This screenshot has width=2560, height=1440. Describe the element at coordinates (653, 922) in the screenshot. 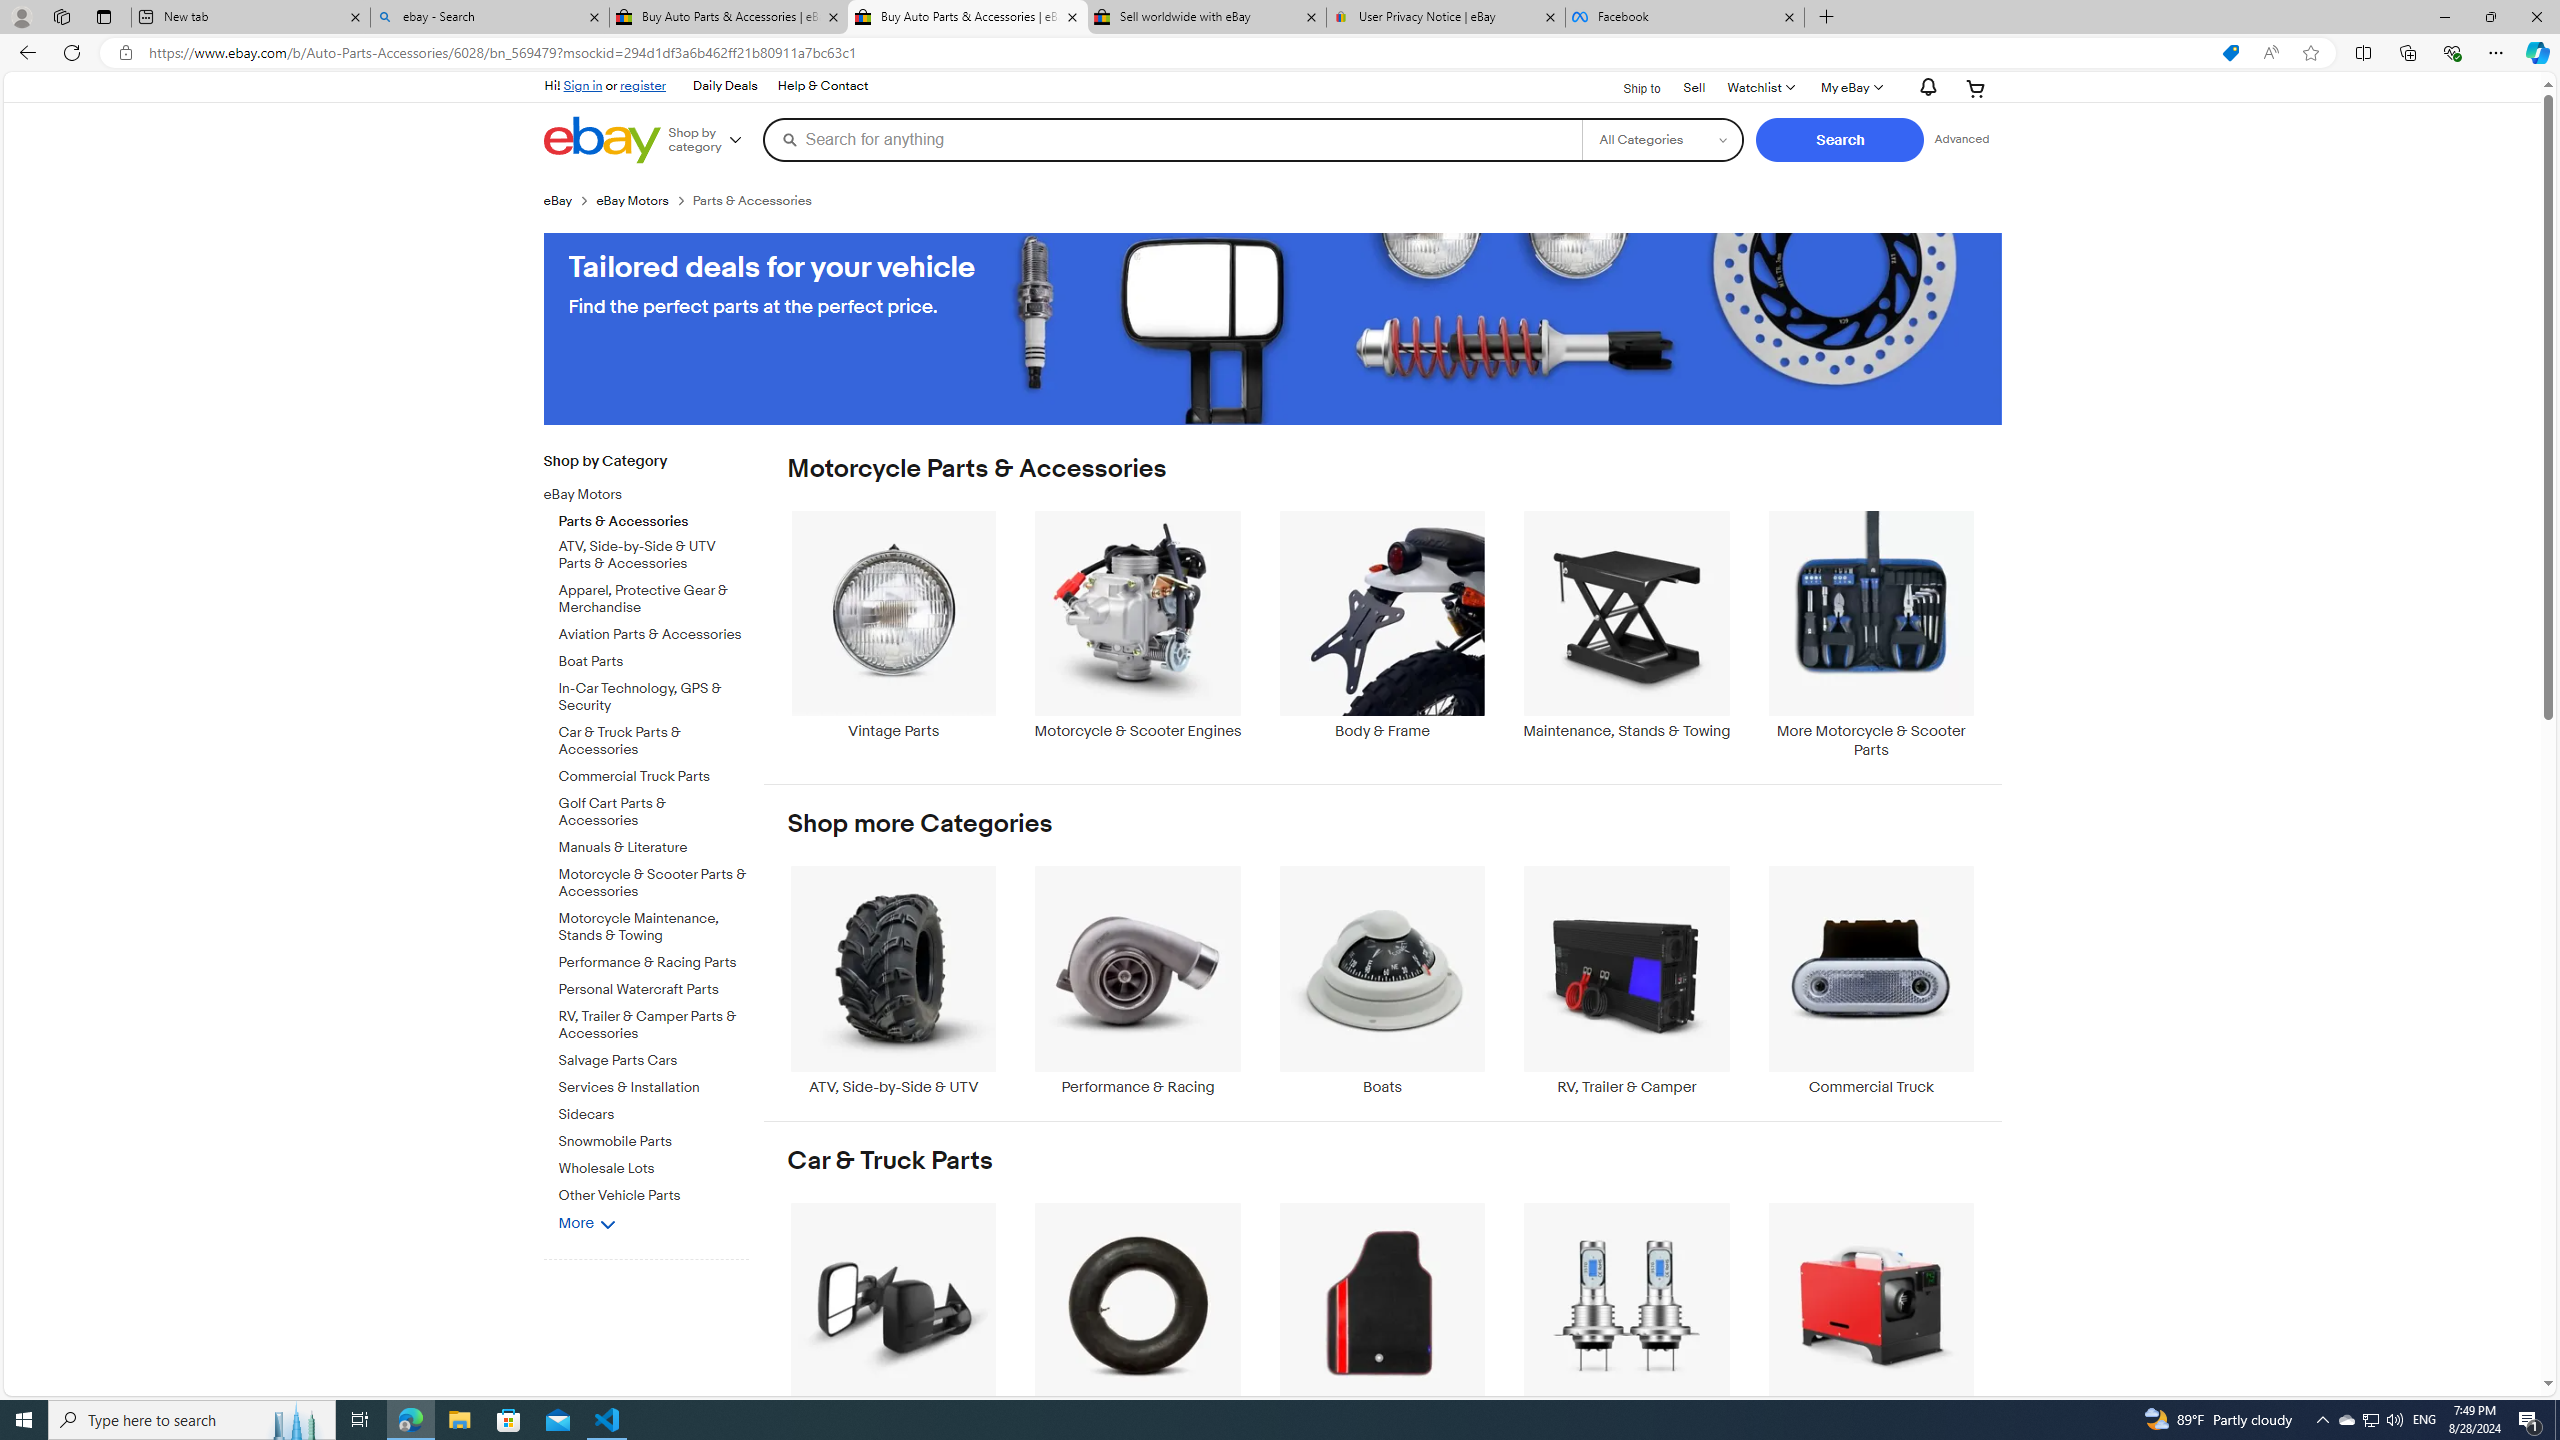

I see `'Motorcycle Maintenance, Stands & Towing'` at that location.